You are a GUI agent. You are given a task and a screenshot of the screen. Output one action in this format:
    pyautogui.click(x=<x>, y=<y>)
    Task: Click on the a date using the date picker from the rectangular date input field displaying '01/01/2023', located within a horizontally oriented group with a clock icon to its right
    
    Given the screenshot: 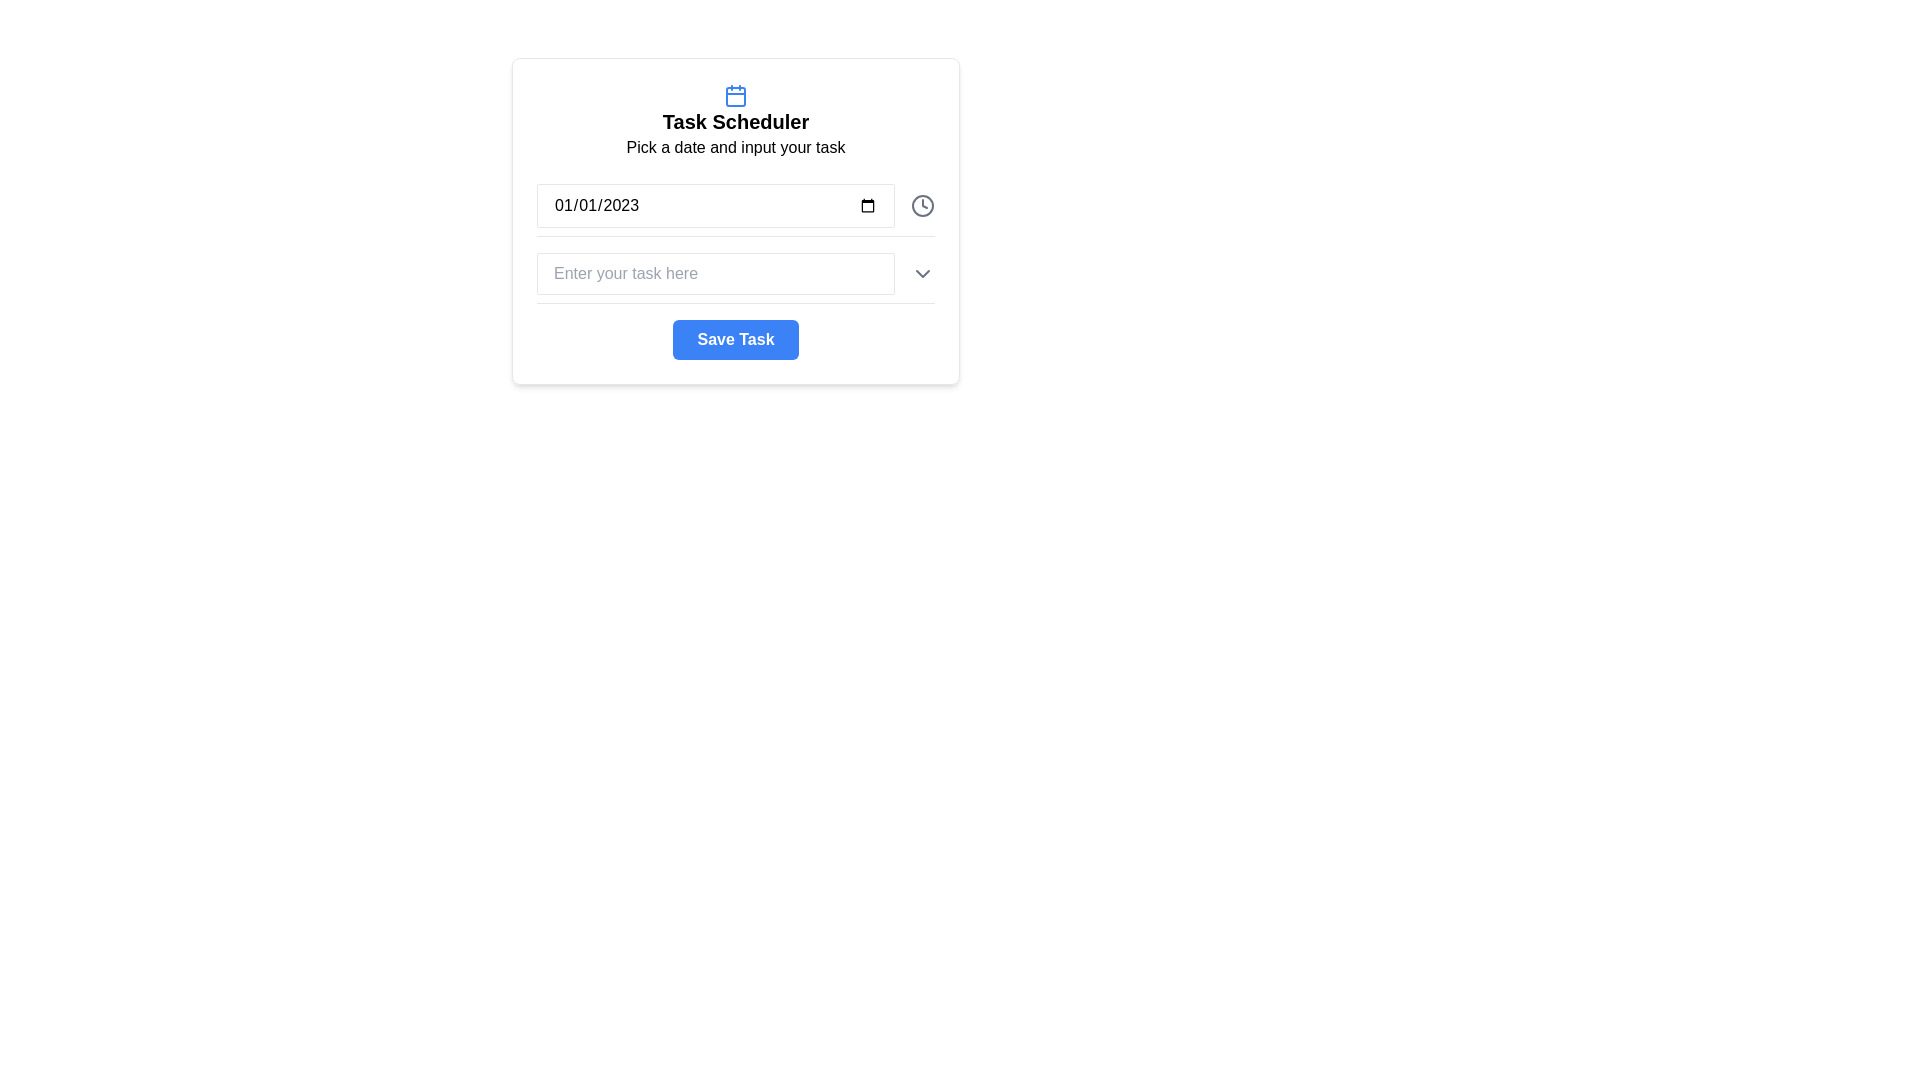 What is the action you would take?
    pyautogui.click(x=715, y=204)
    